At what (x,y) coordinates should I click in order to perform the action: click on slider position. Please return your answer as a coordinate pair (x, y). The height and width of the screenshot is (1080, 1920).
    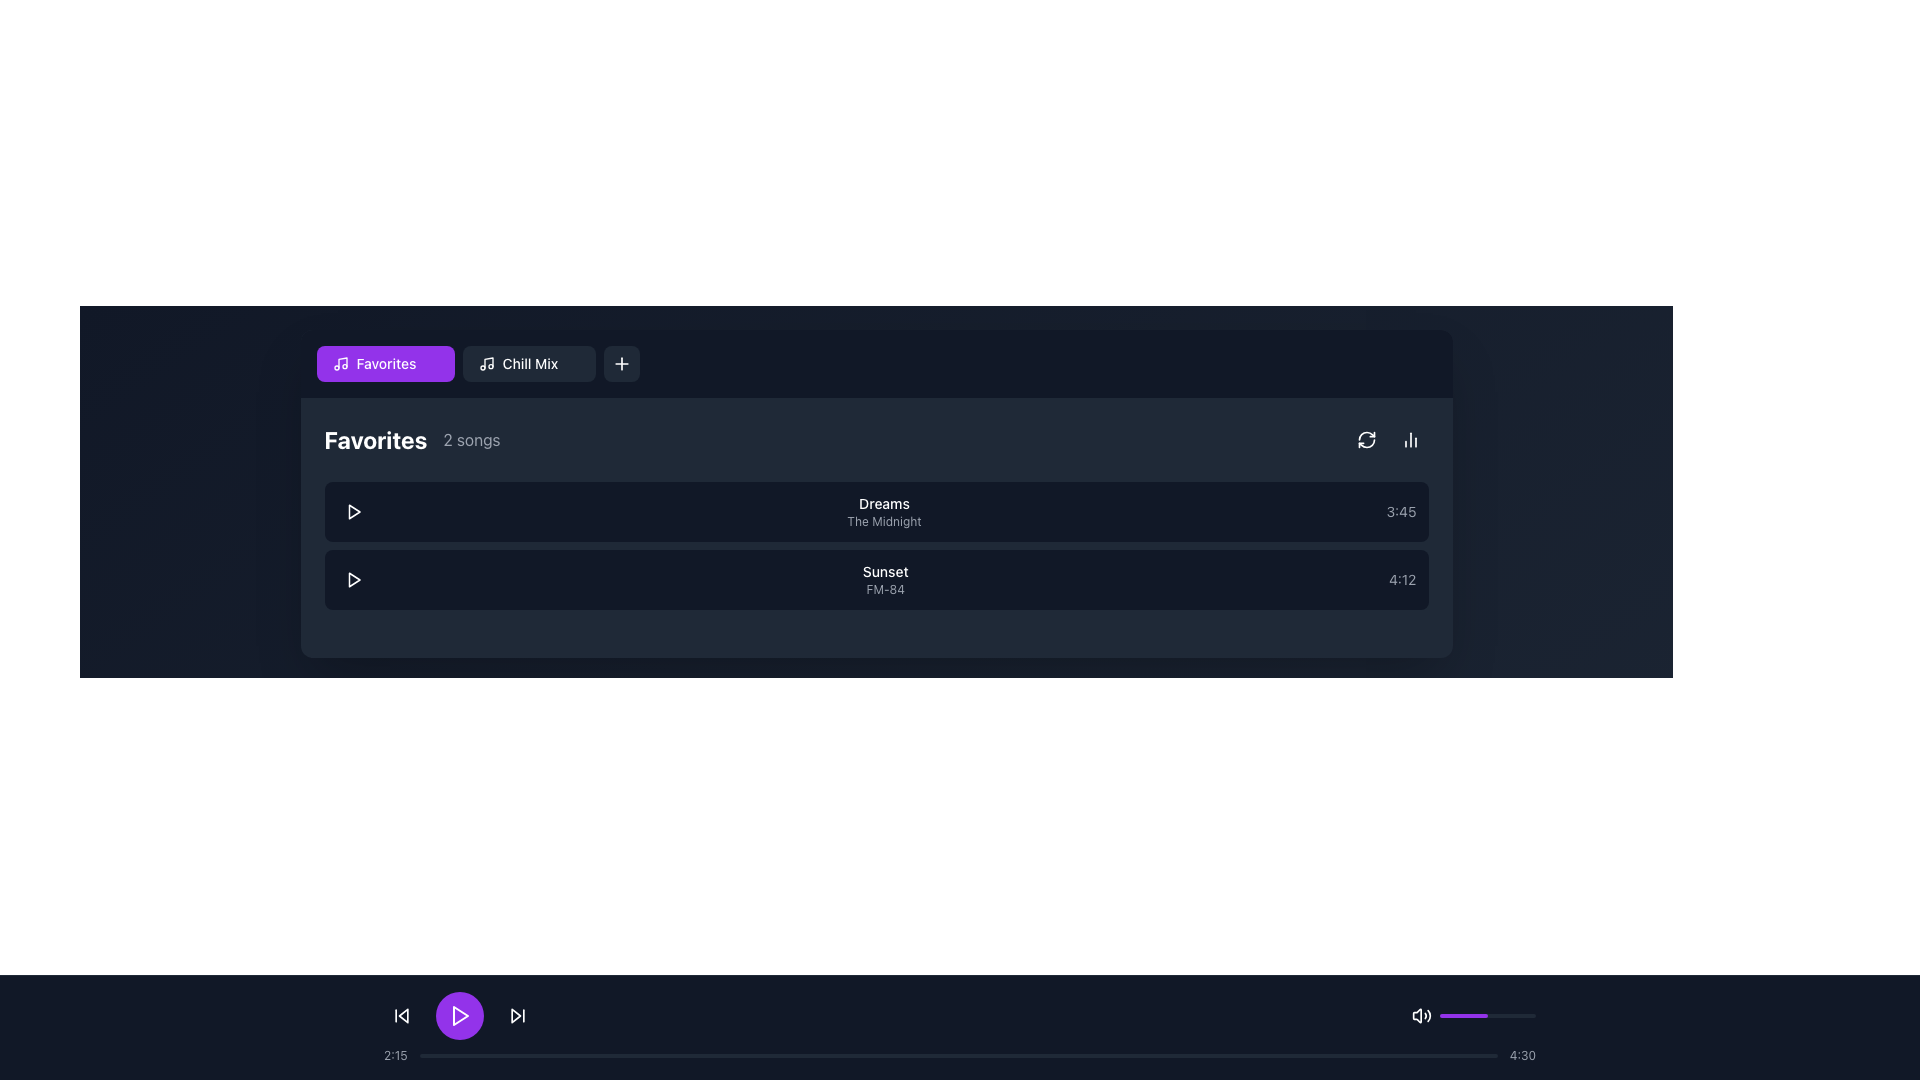
    Looking at the image, I should click on (1457, 1015).